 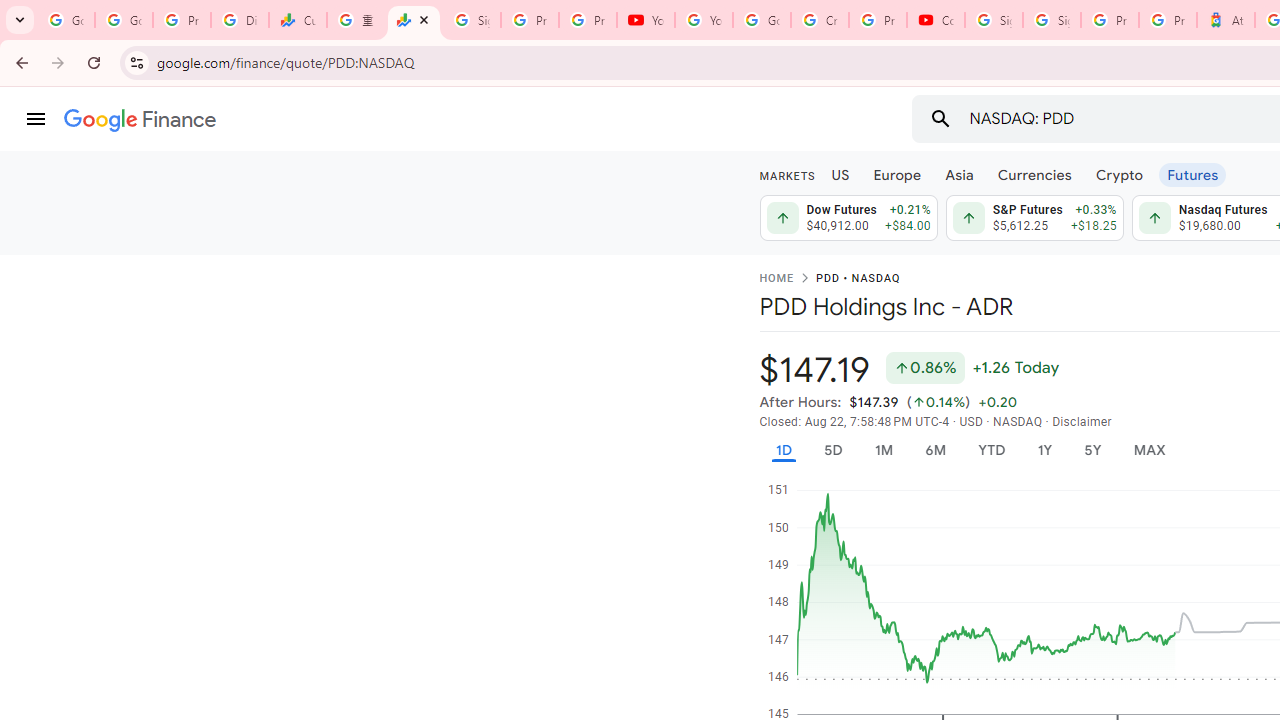 What do you see at coordinates (934, 450) in the screenshot?
I see `'6M'` at bounding box center [934, 450].